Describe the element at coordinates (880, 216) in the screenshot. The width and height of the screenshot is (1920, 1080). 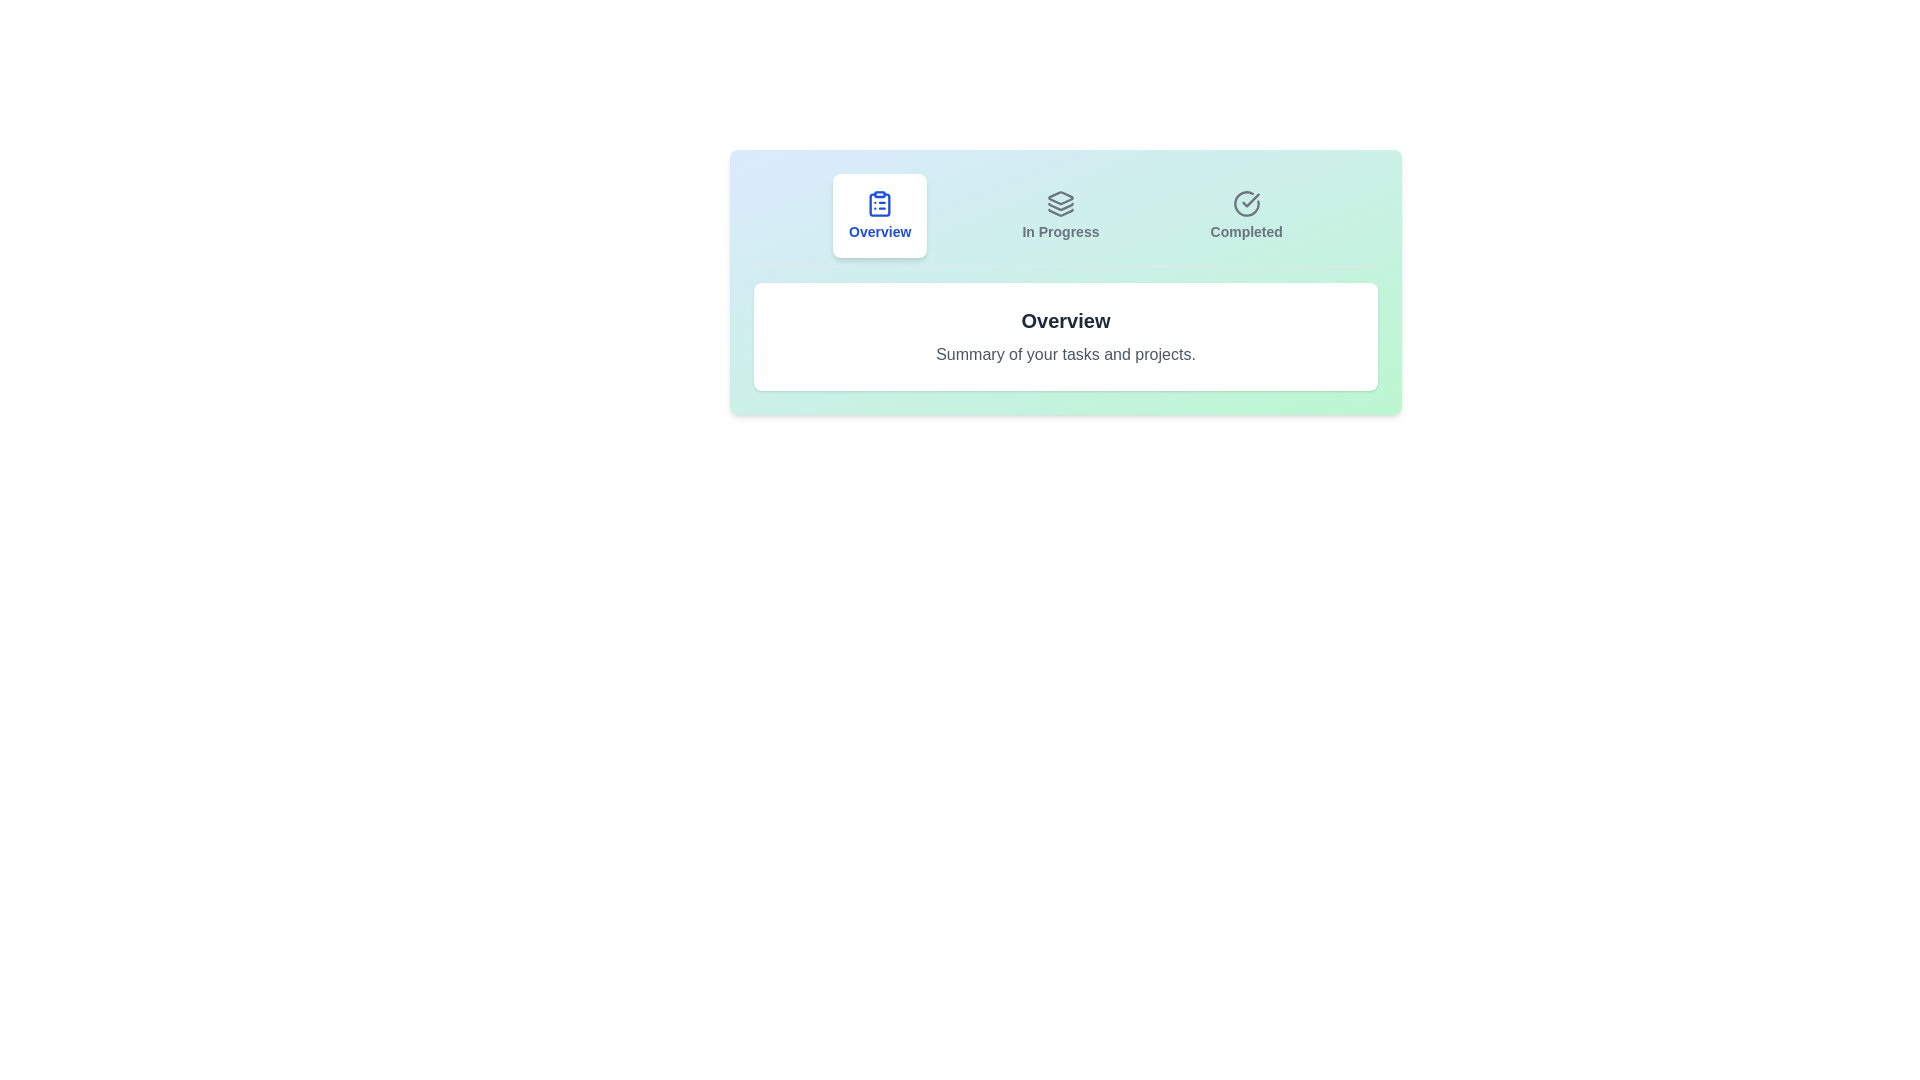
I see `the tab labeled Overview to view its summary text` at that location.